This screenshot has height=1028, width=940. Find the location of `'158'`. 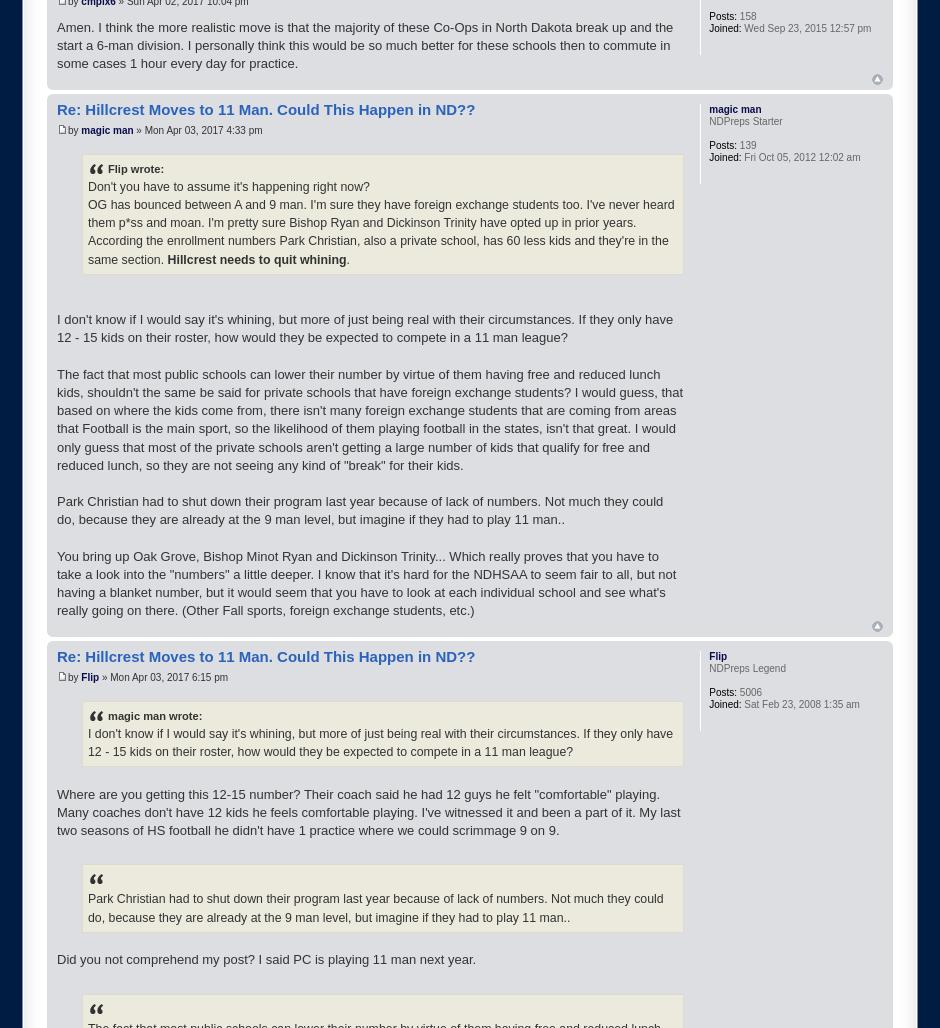

'158' is located at coordinates (745, 16).